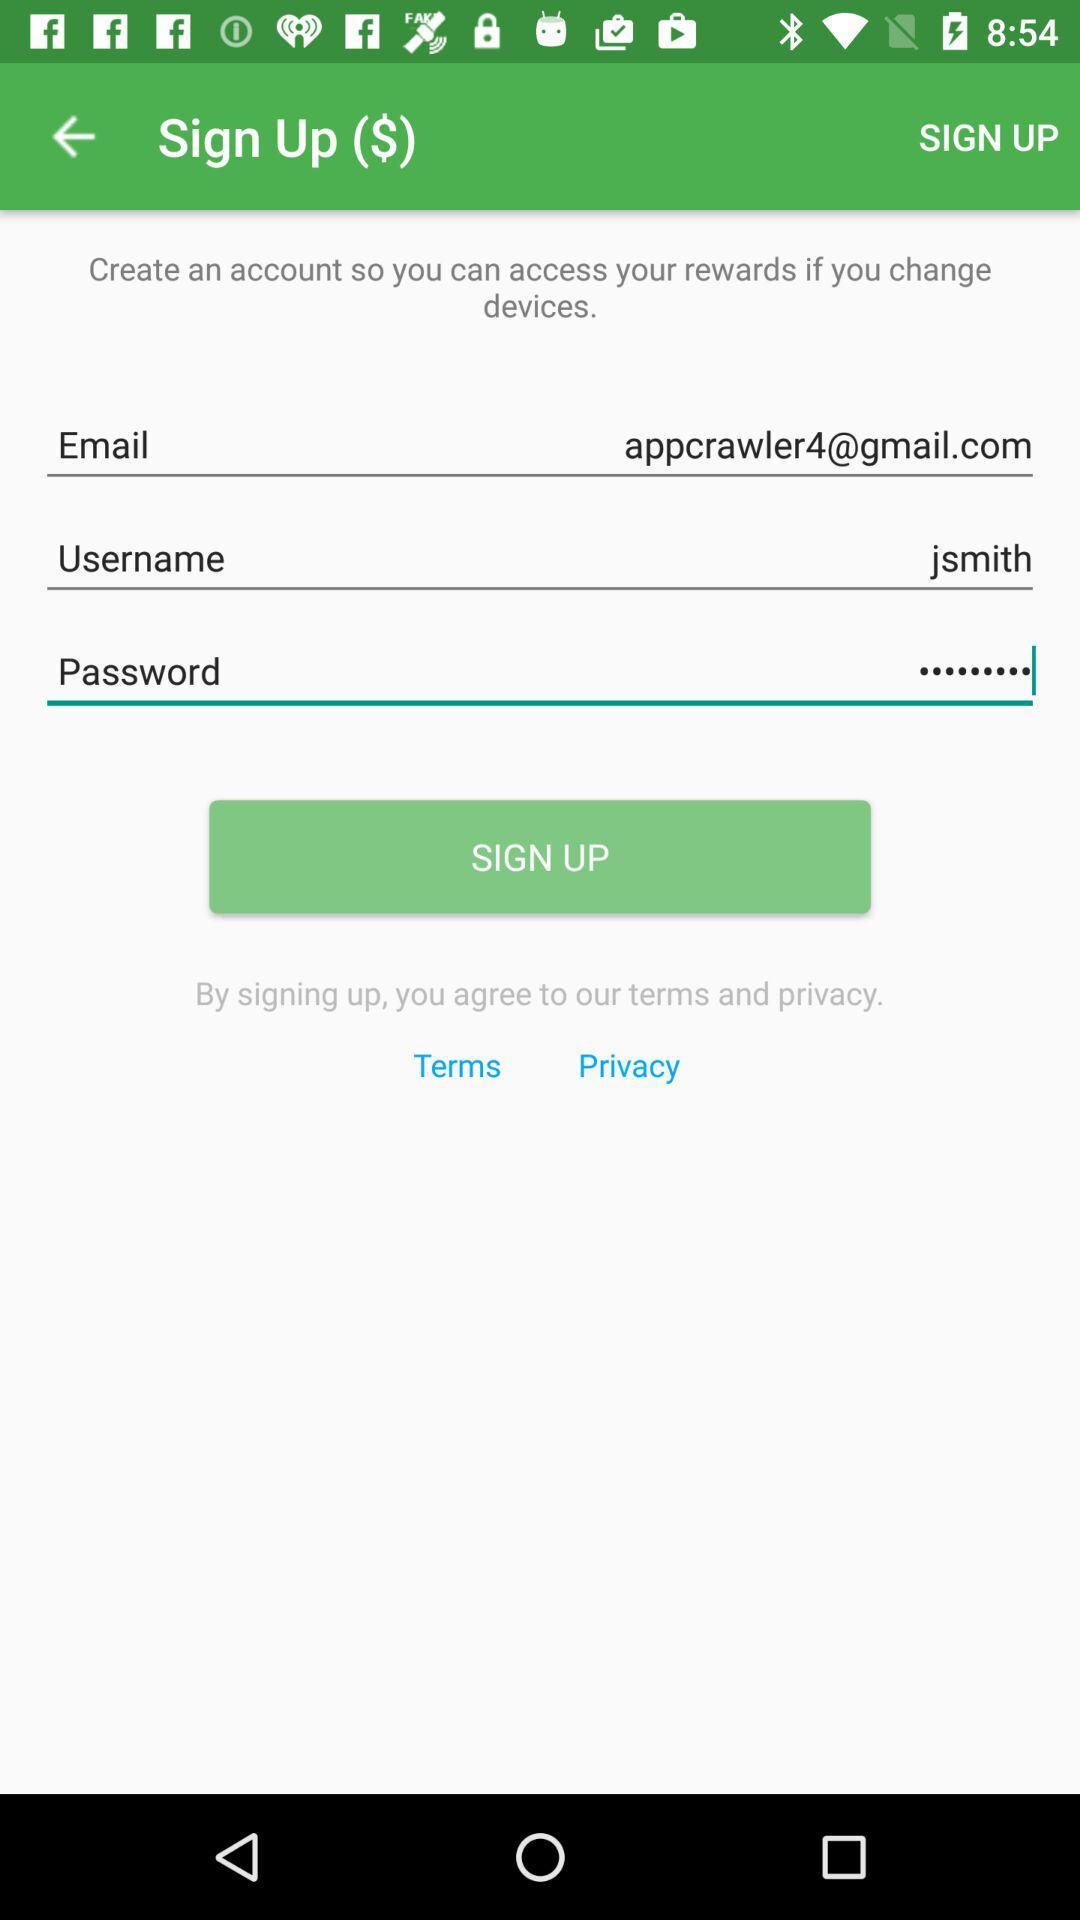 This screenshot has width=1080, height=1920. Describe the element at coordinates (540, 553) in the screenshot. I see `jsmith item` at that location.